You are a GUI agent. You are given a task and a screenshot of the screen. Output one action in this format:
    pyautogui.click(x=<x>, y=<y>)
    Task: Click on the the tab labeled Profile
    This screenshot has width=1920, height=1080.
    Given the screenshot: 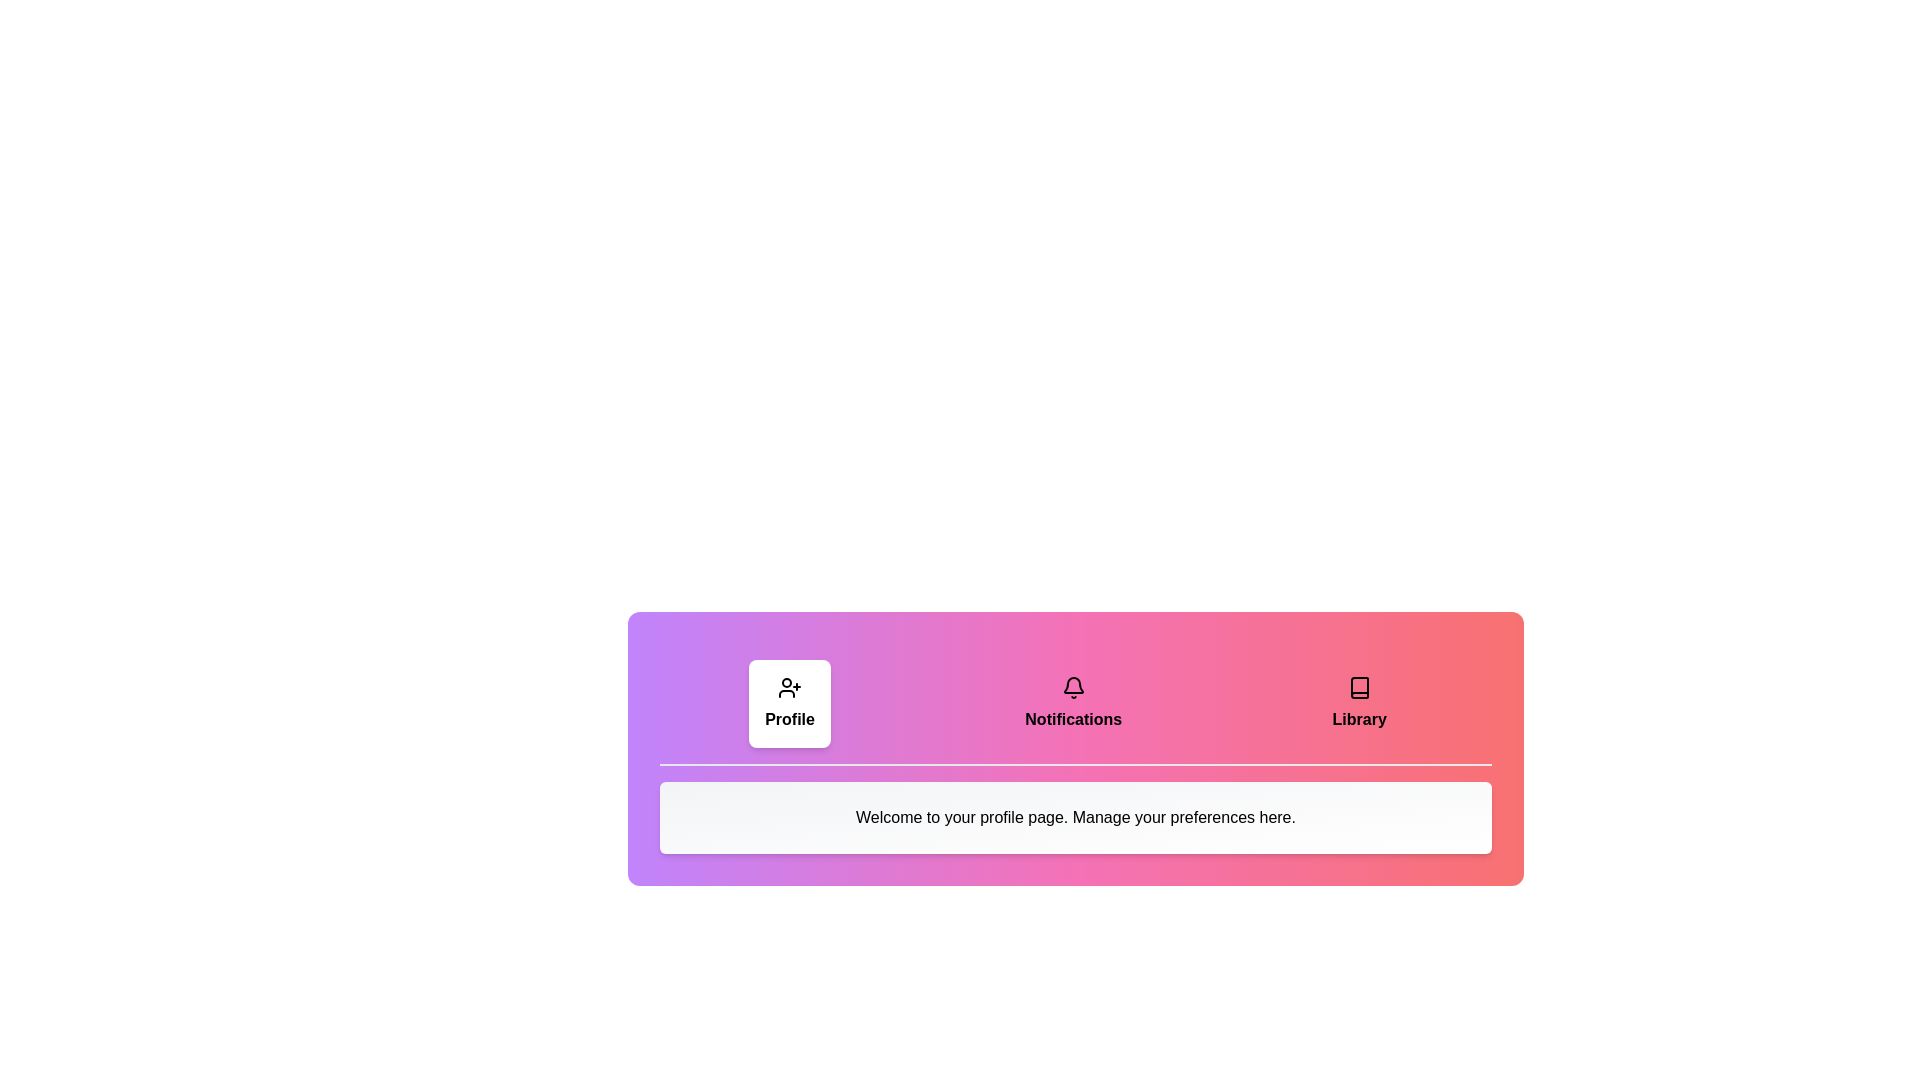 What is the action you would take?
    pyautogui.click(x=789, y=703)
    